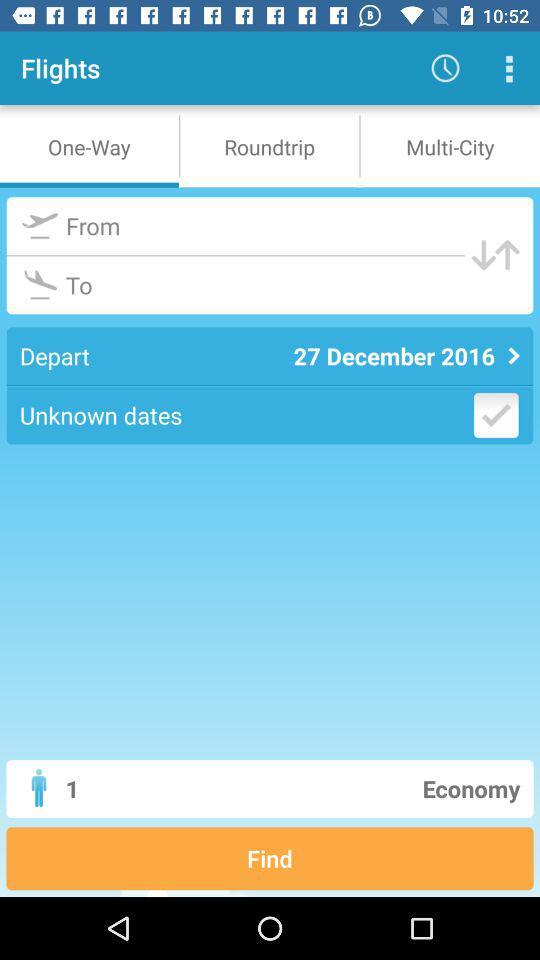 This screenshot has width=540, height=960. What do you see at coordinates (345, 788) in the screenshot?
I see `item above find item` at bounding box center [345, 788].